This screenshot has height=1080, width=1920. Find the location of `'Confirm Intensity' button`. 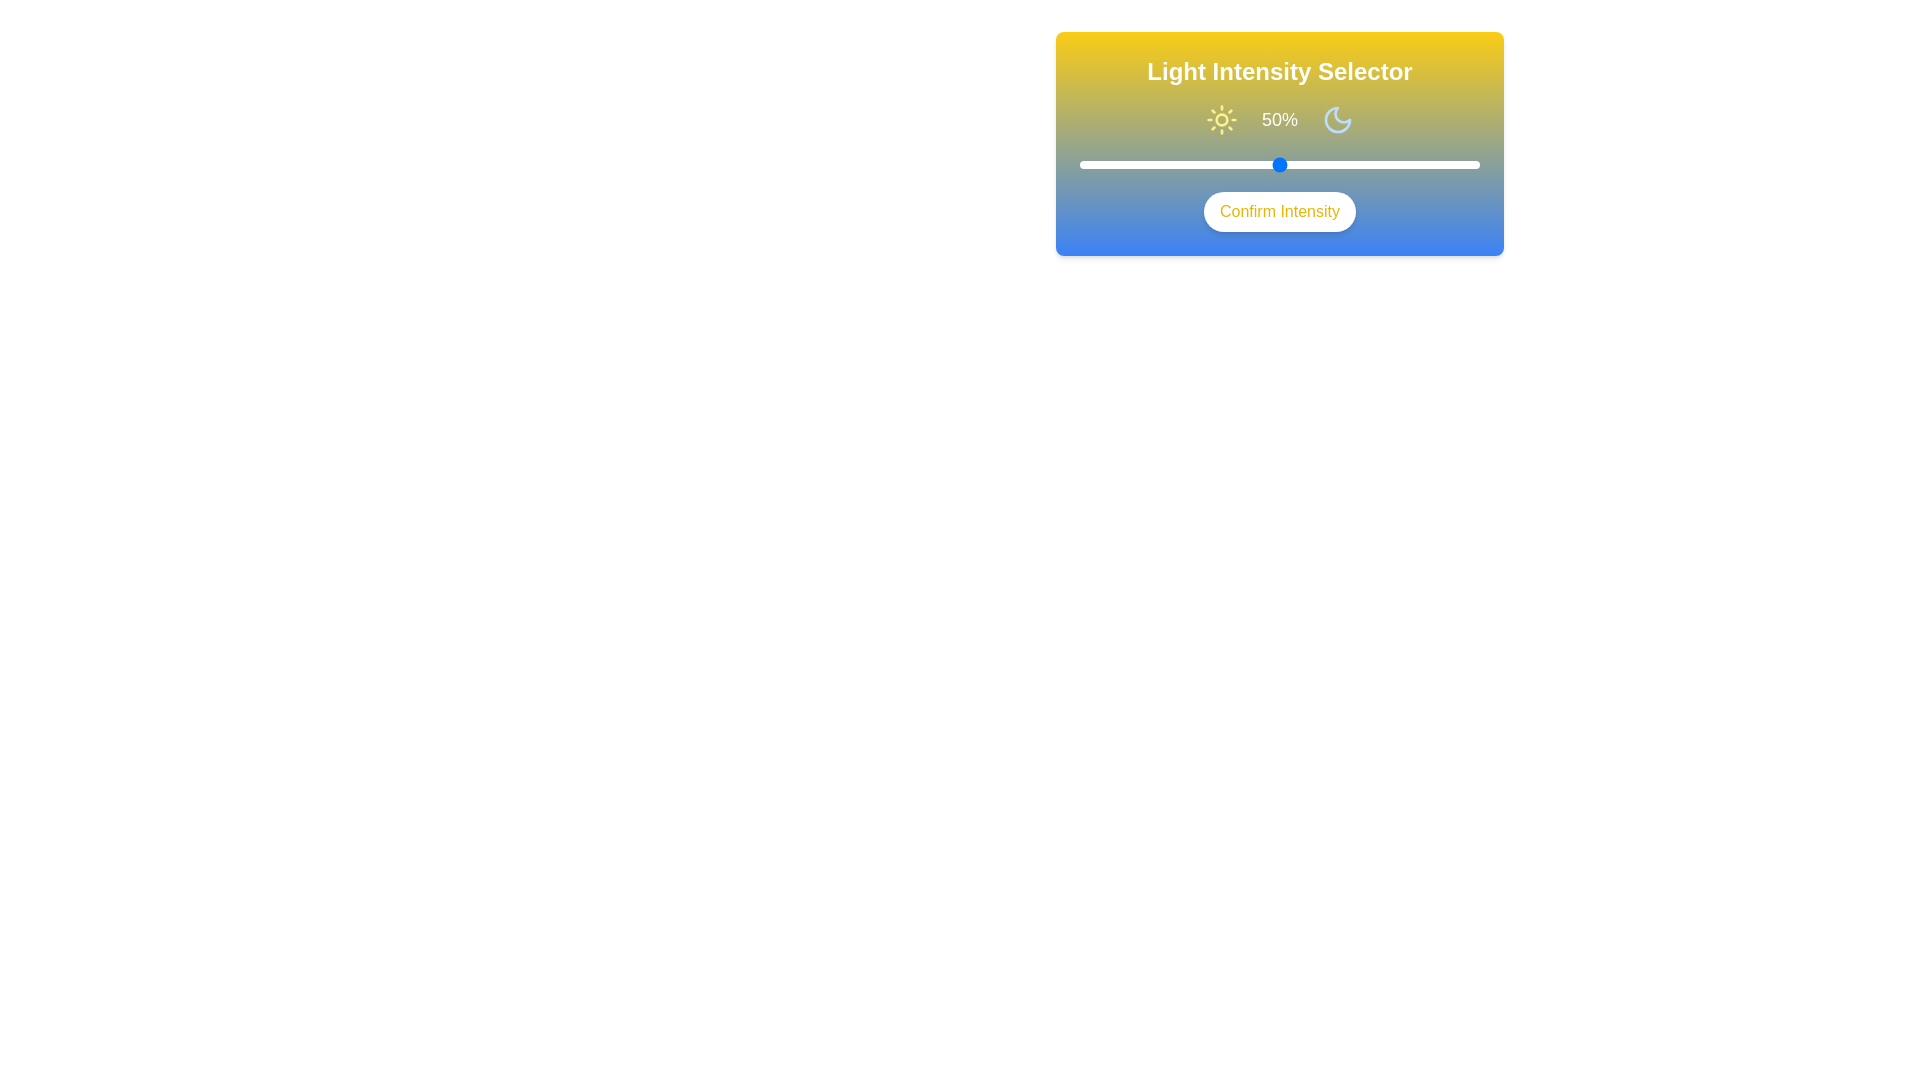

'Confirm Intensity' button is located at coordinates (1280, 212).